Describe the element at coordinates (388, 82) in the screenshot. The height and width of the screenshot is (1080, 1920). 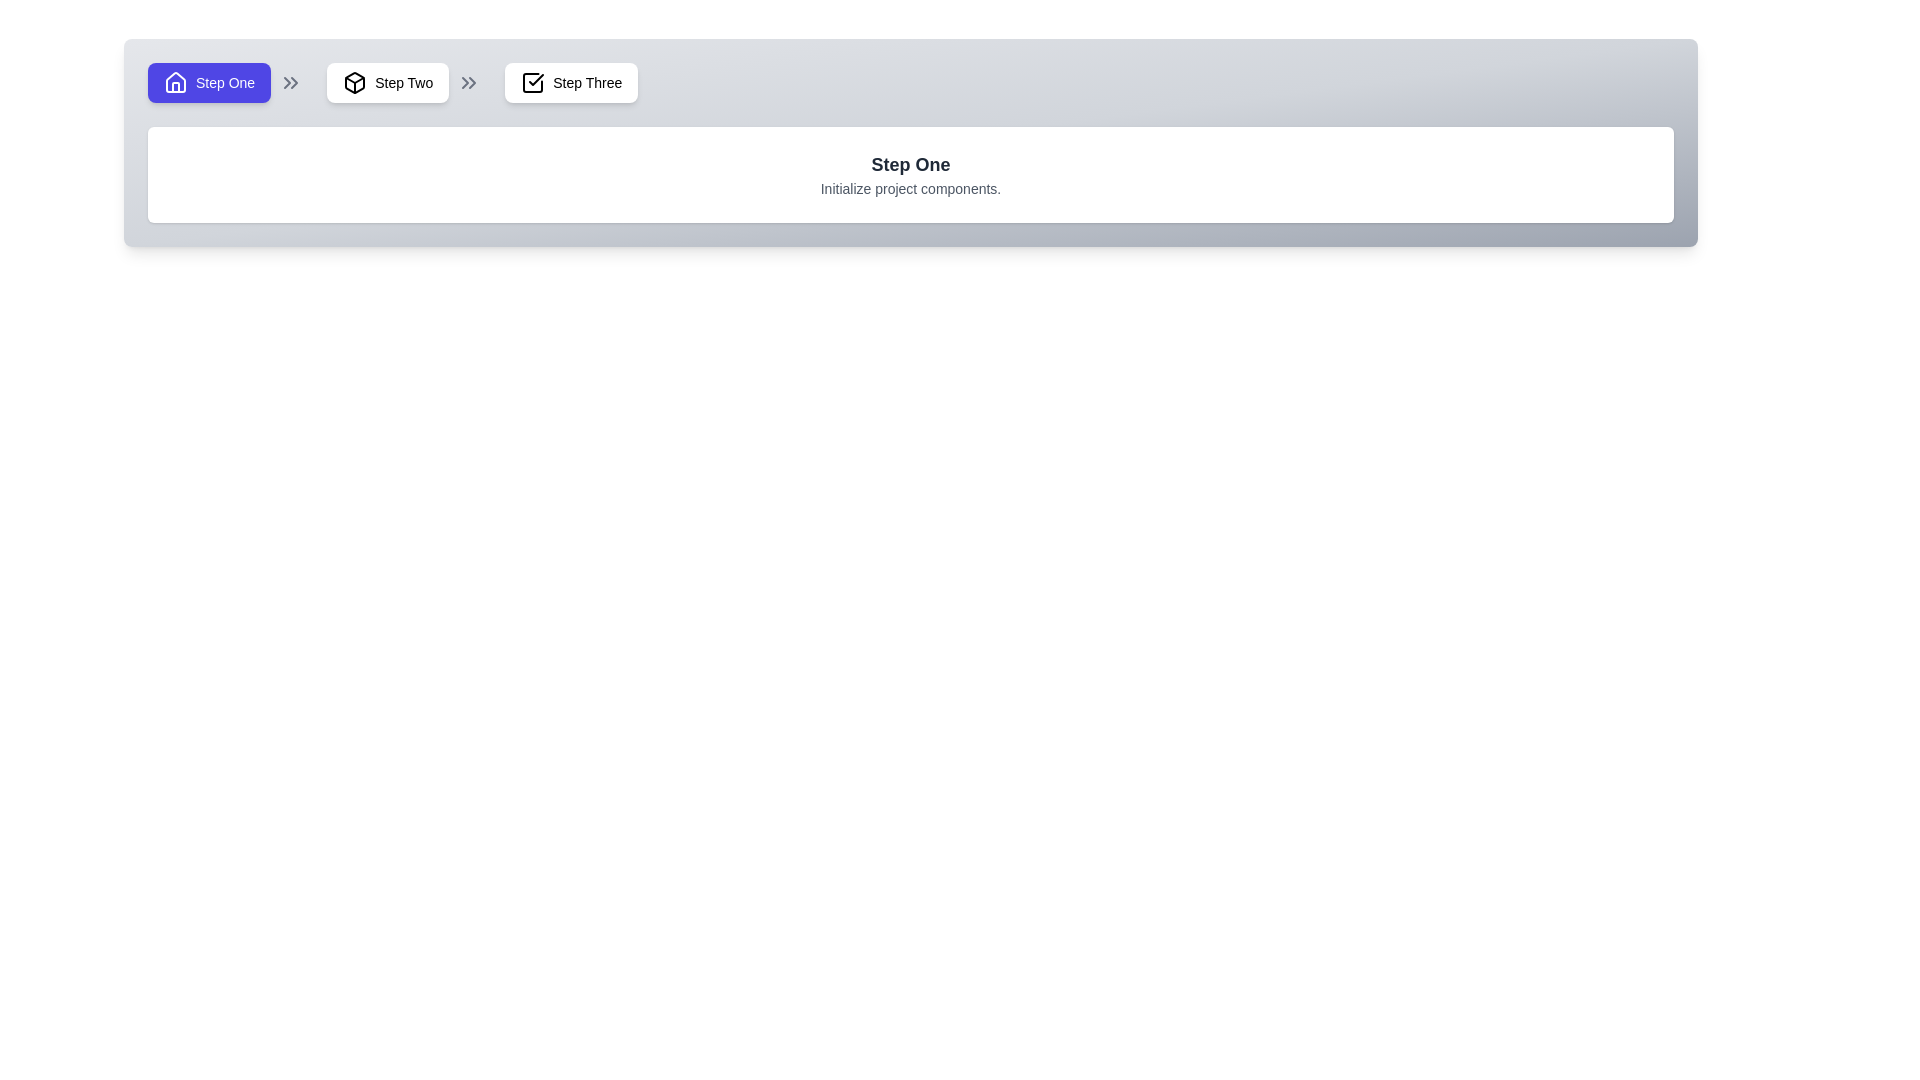
I see `the rounded button labeled 'Step Two' with a cube icon` at that location.